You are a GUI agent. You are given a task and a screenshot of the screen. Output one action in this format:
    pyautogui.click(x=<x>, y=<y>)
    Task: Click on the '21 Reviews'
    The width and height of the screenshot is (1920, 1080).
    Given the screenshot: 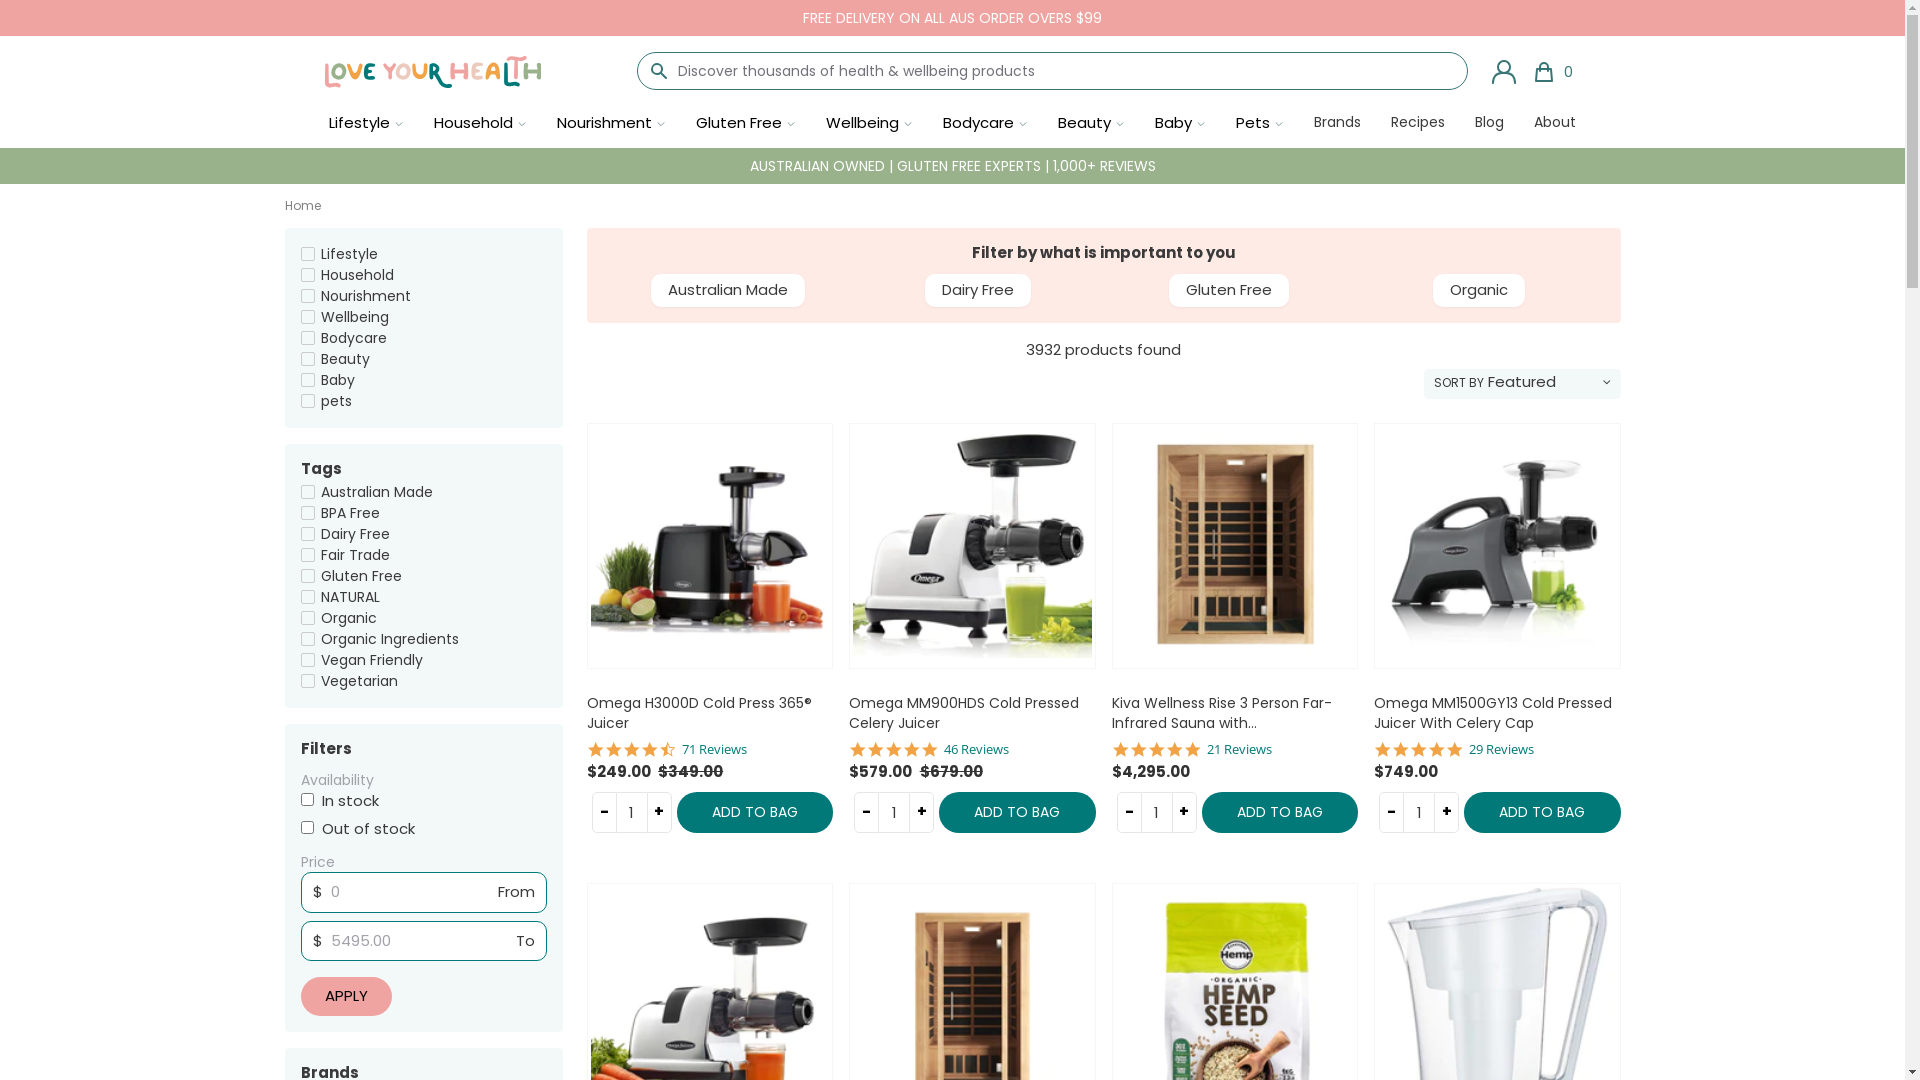 What is the action you would take?
    pyautogui.click(x=1205, y=749)
    